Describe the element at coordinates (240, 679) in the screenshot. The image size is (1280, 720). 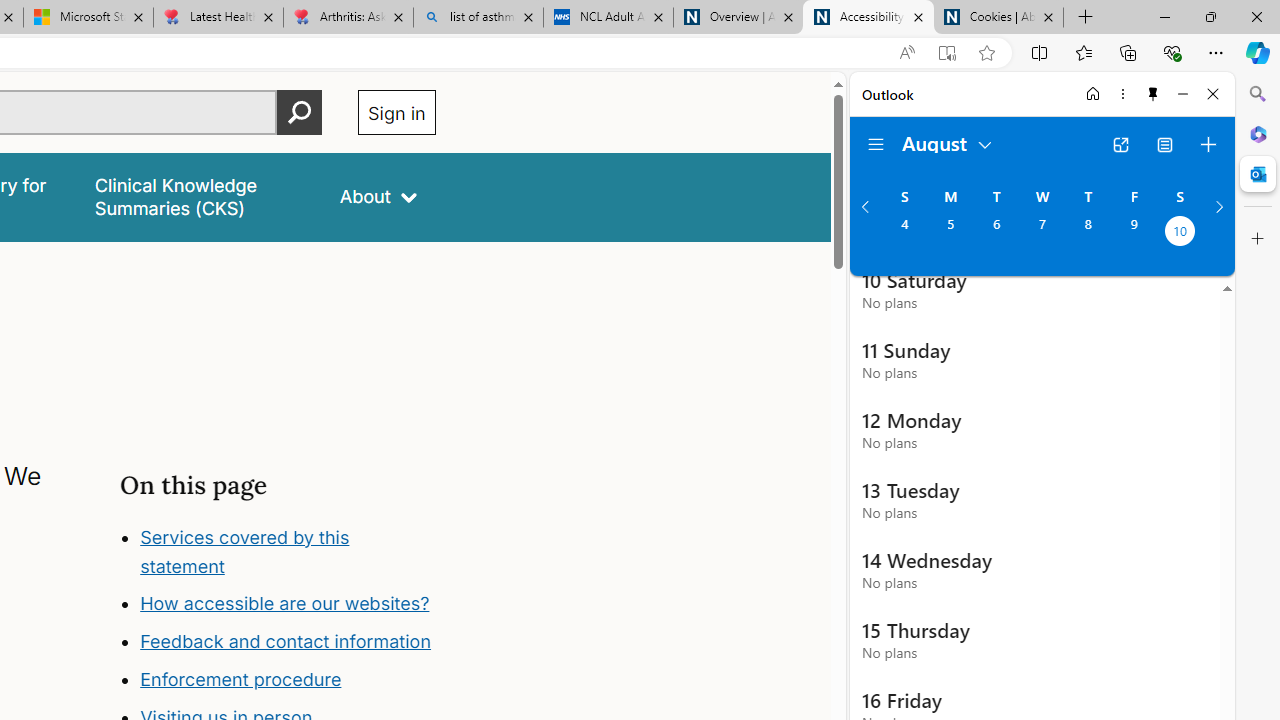
I see `'Enforcement procedure'` at that location.